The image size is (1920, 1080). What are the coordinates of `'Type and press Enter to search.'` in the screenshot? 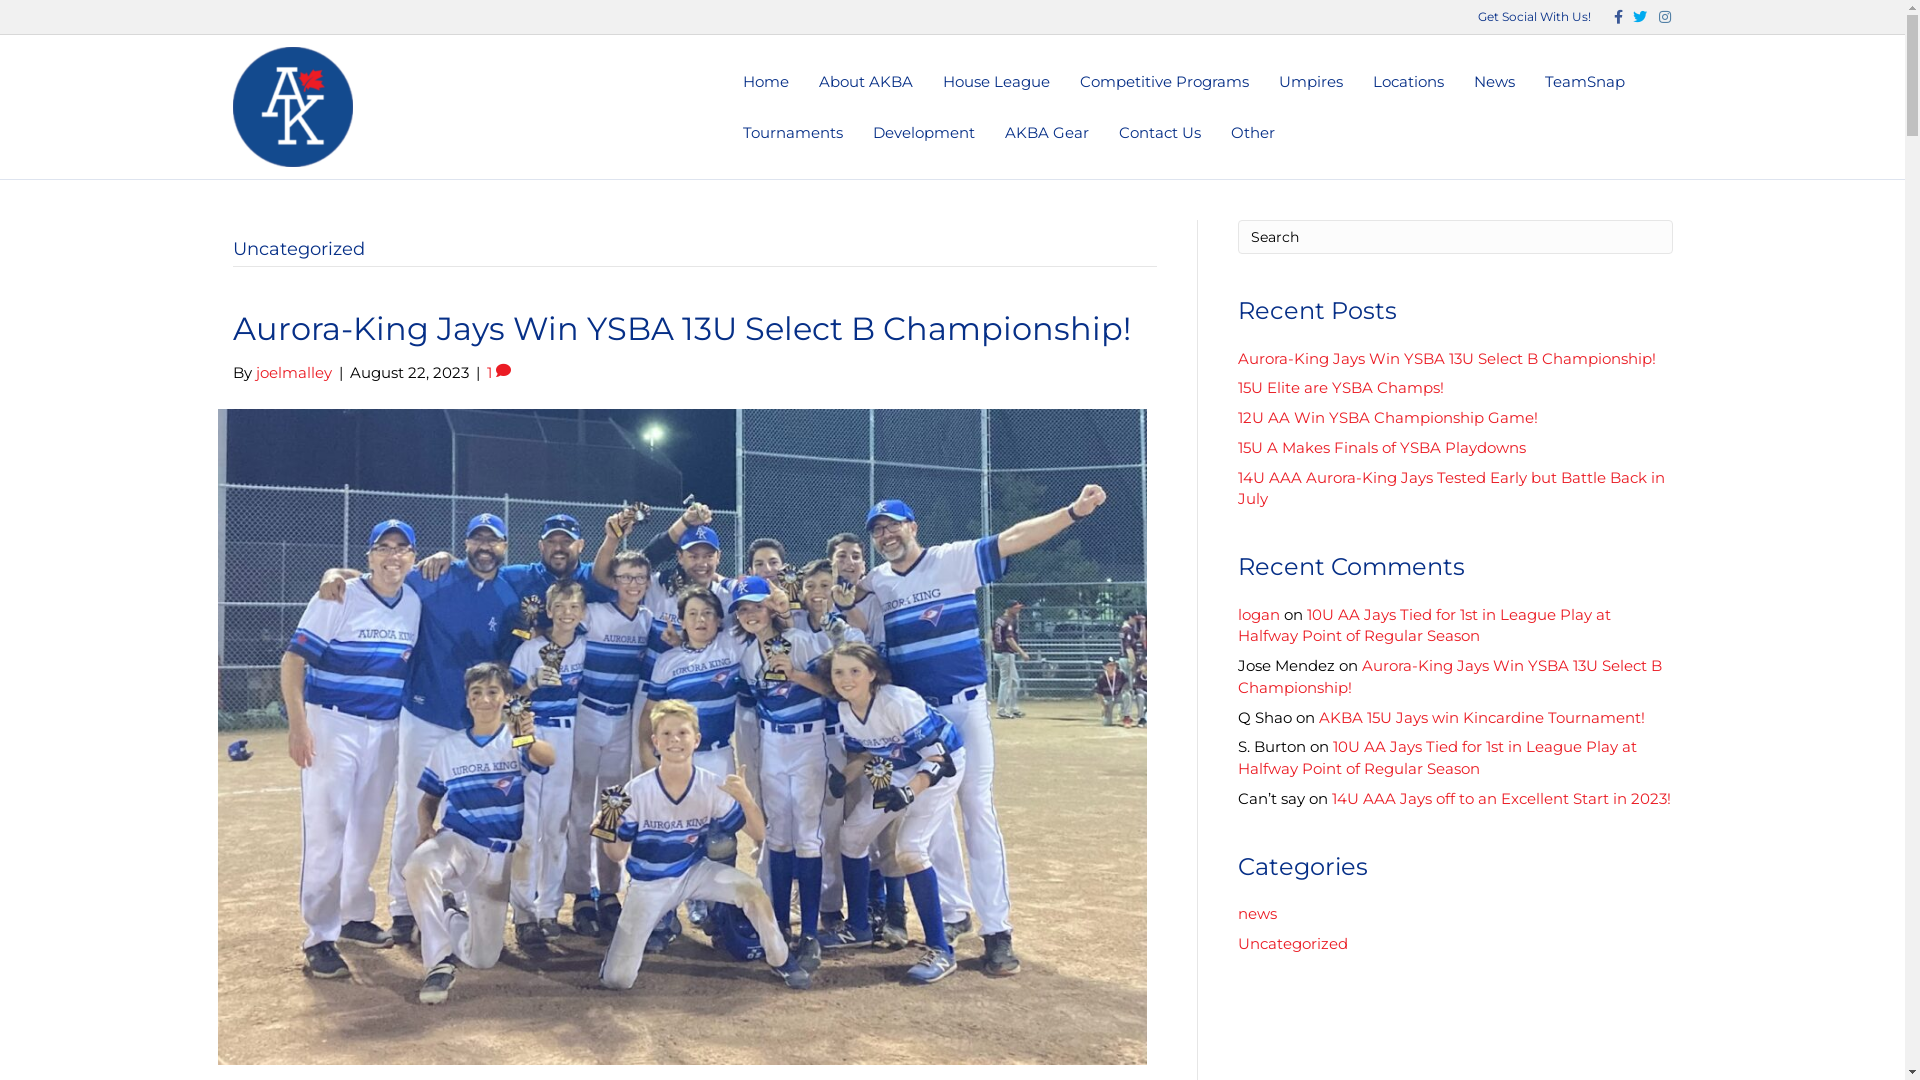 It's located at (1455, 235).